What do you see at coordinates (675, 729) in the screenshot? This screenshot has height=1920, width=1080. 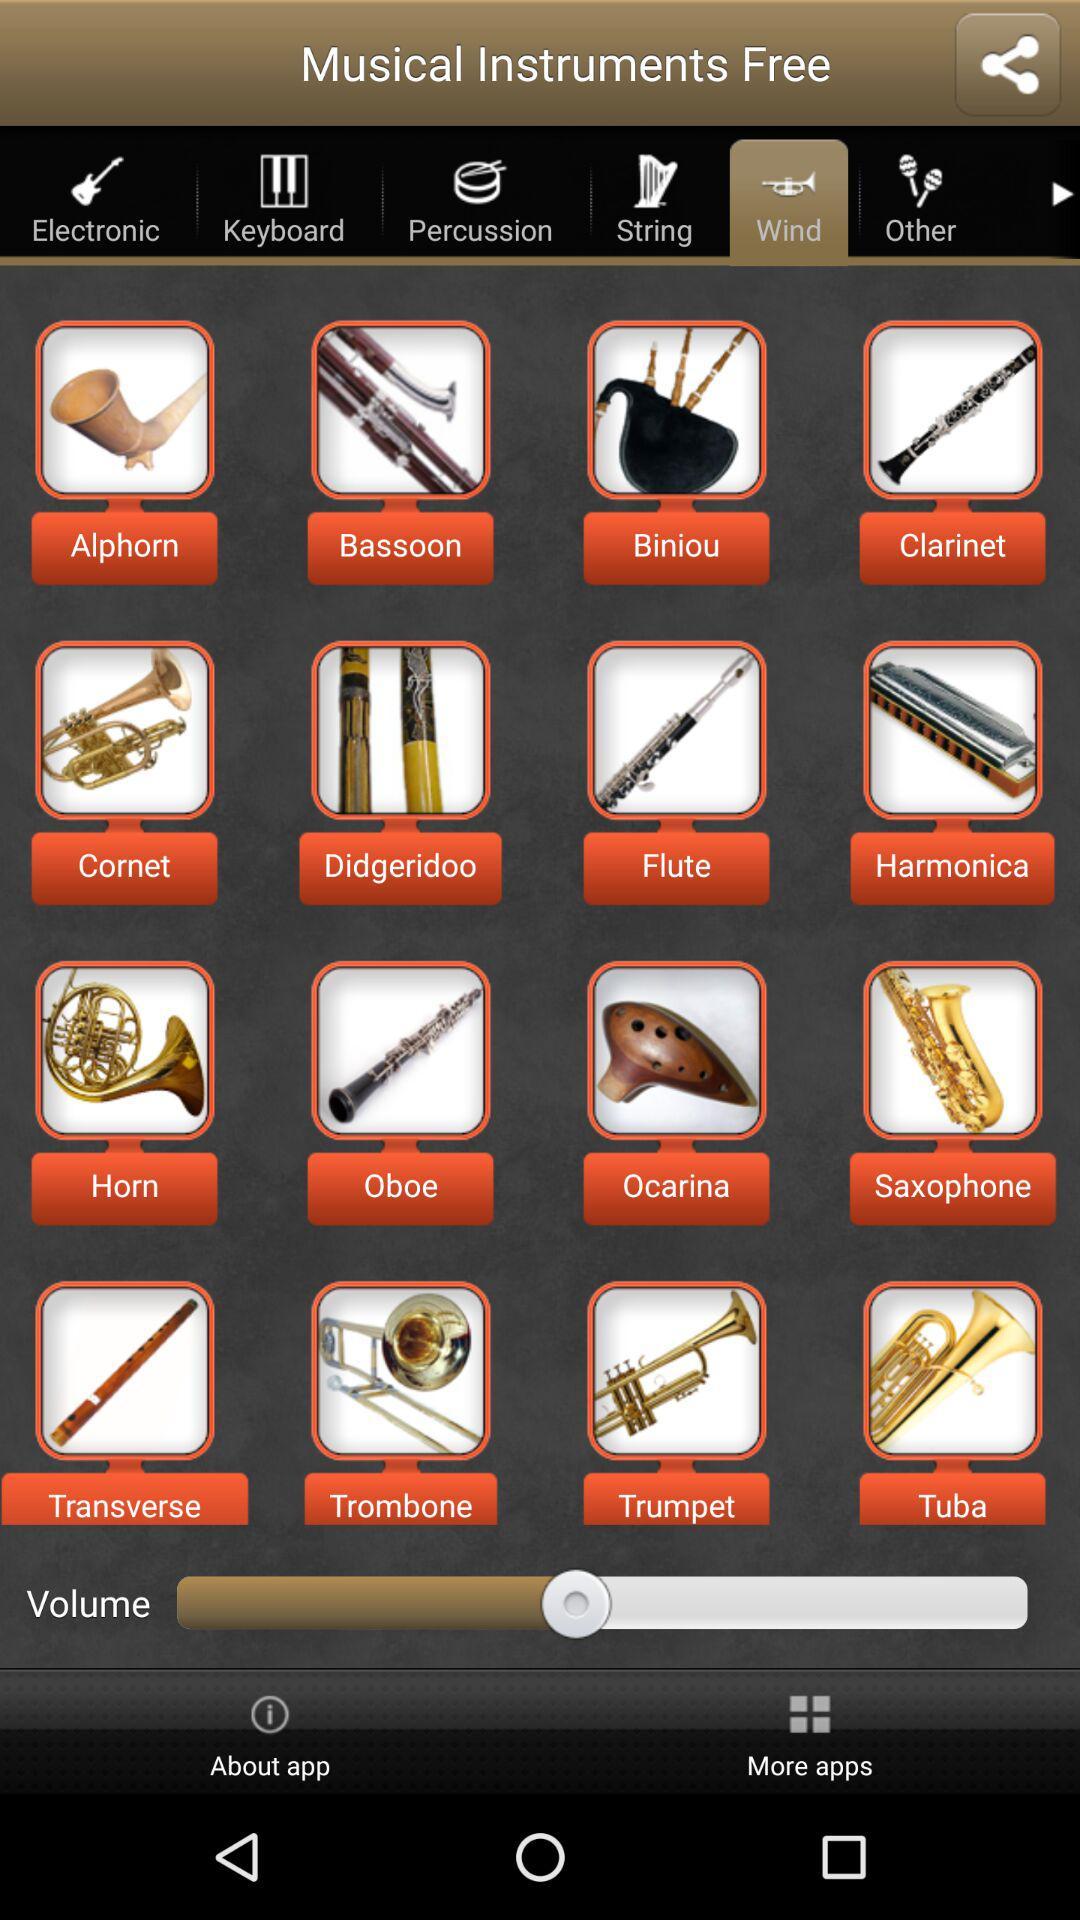 I see `click flute` at bounding box center [675, 729].